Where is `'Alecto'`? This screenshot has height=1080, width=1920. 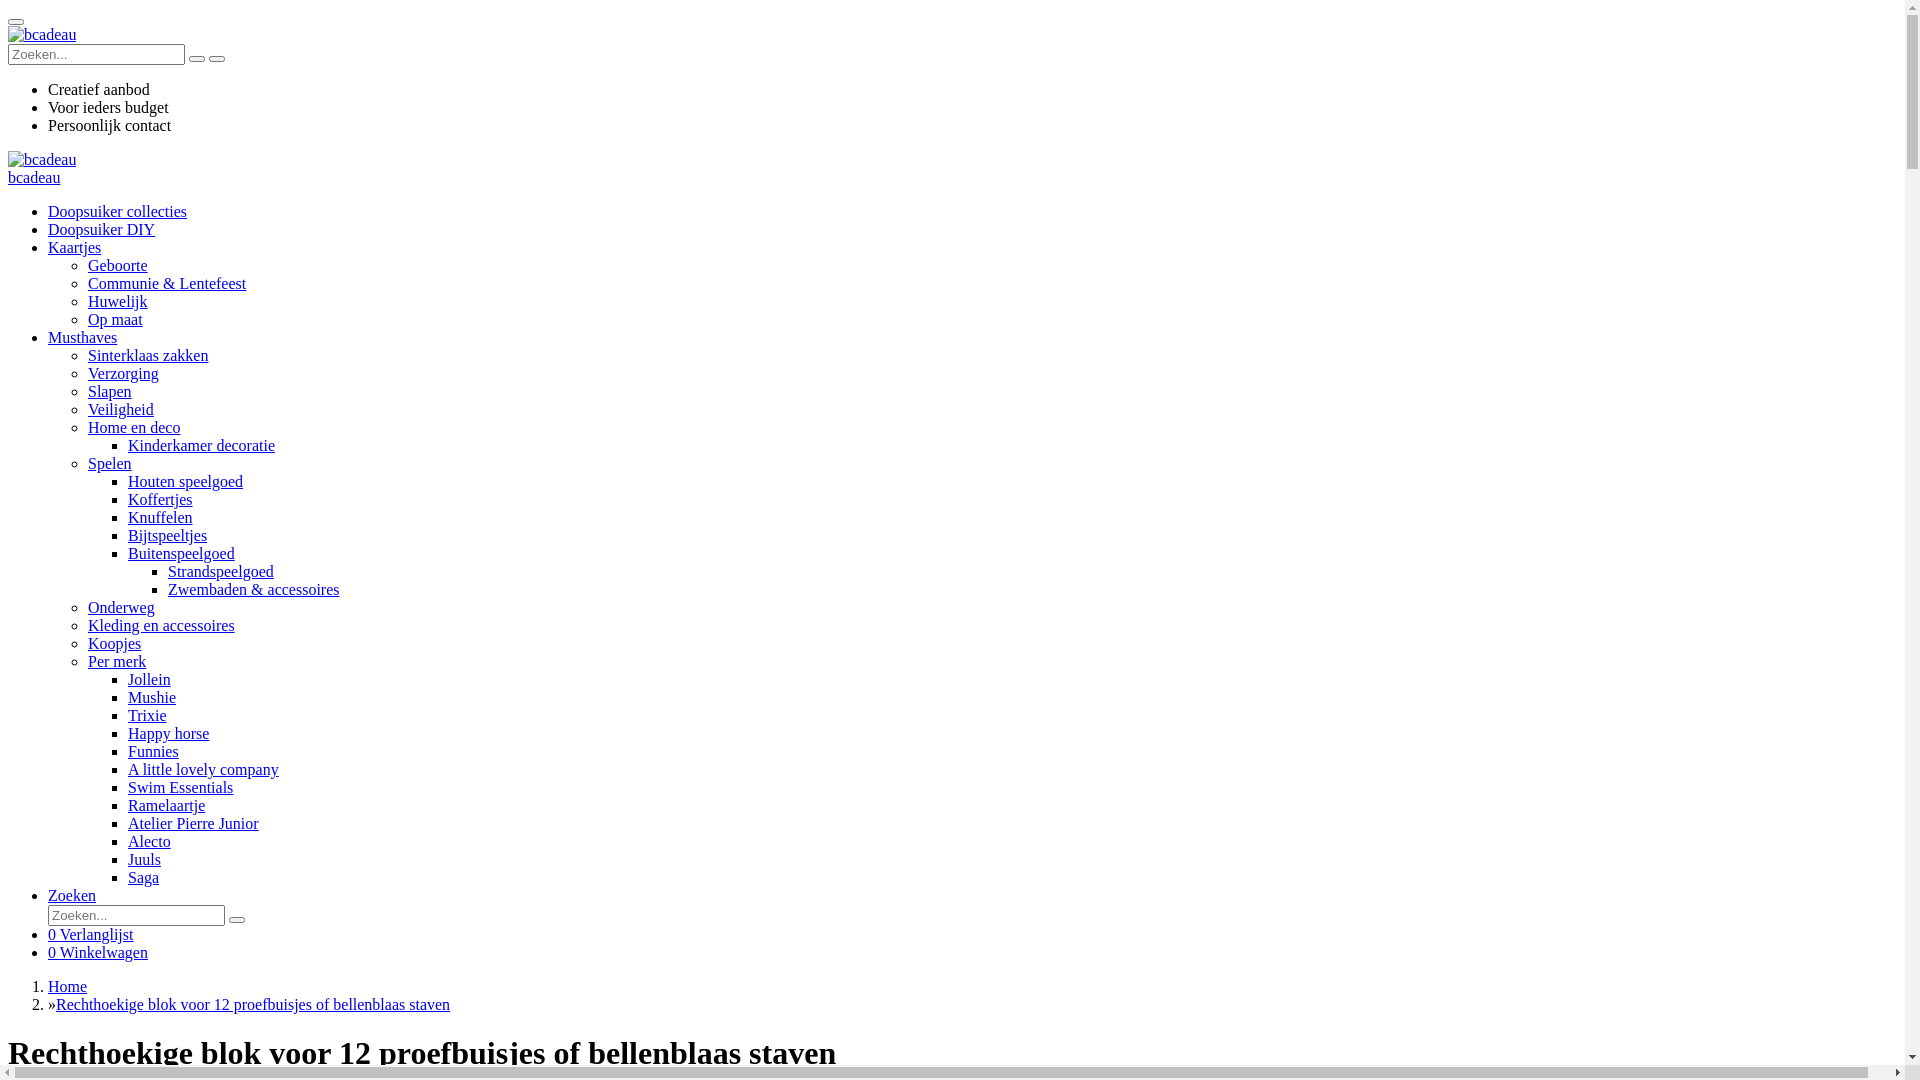
'Alecto' is located at coordinates (148, 841).